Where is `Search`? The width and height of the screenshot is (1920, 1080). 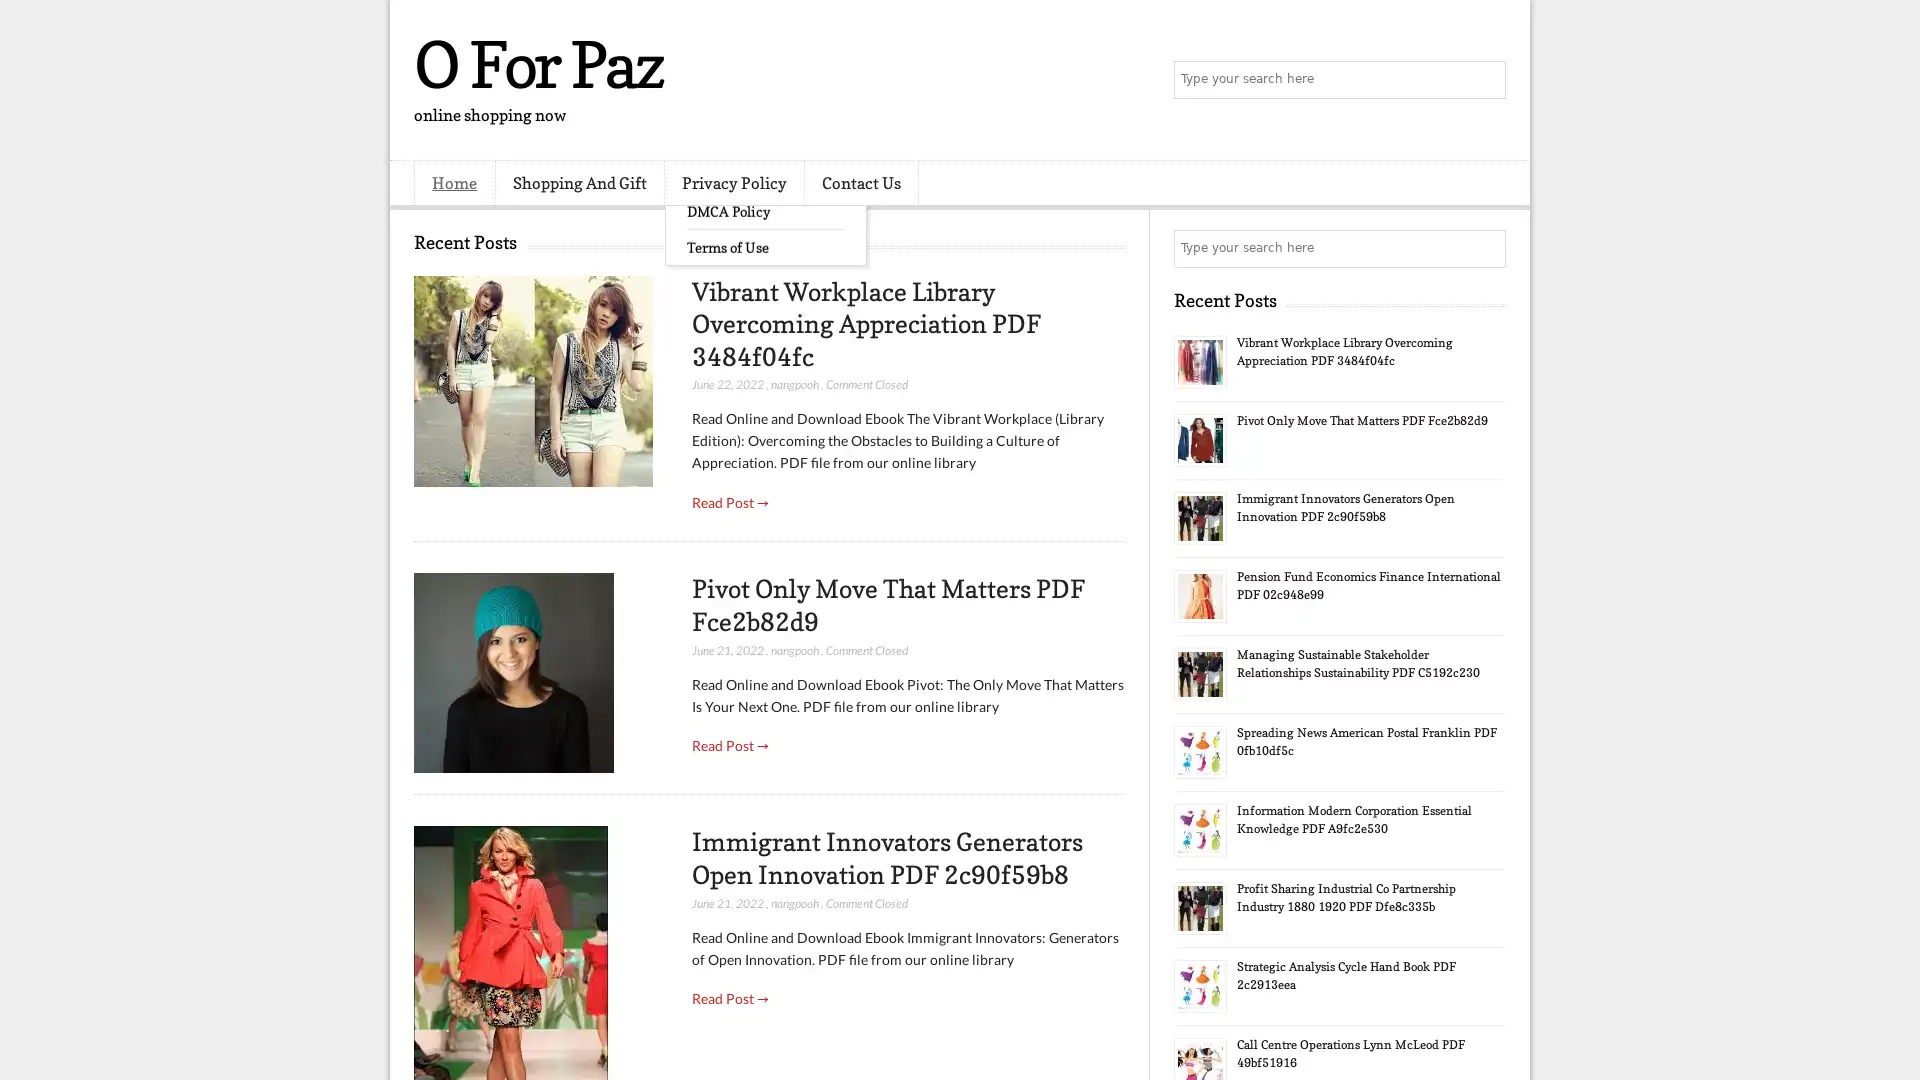
Search is located at coordinates (1485, 80).